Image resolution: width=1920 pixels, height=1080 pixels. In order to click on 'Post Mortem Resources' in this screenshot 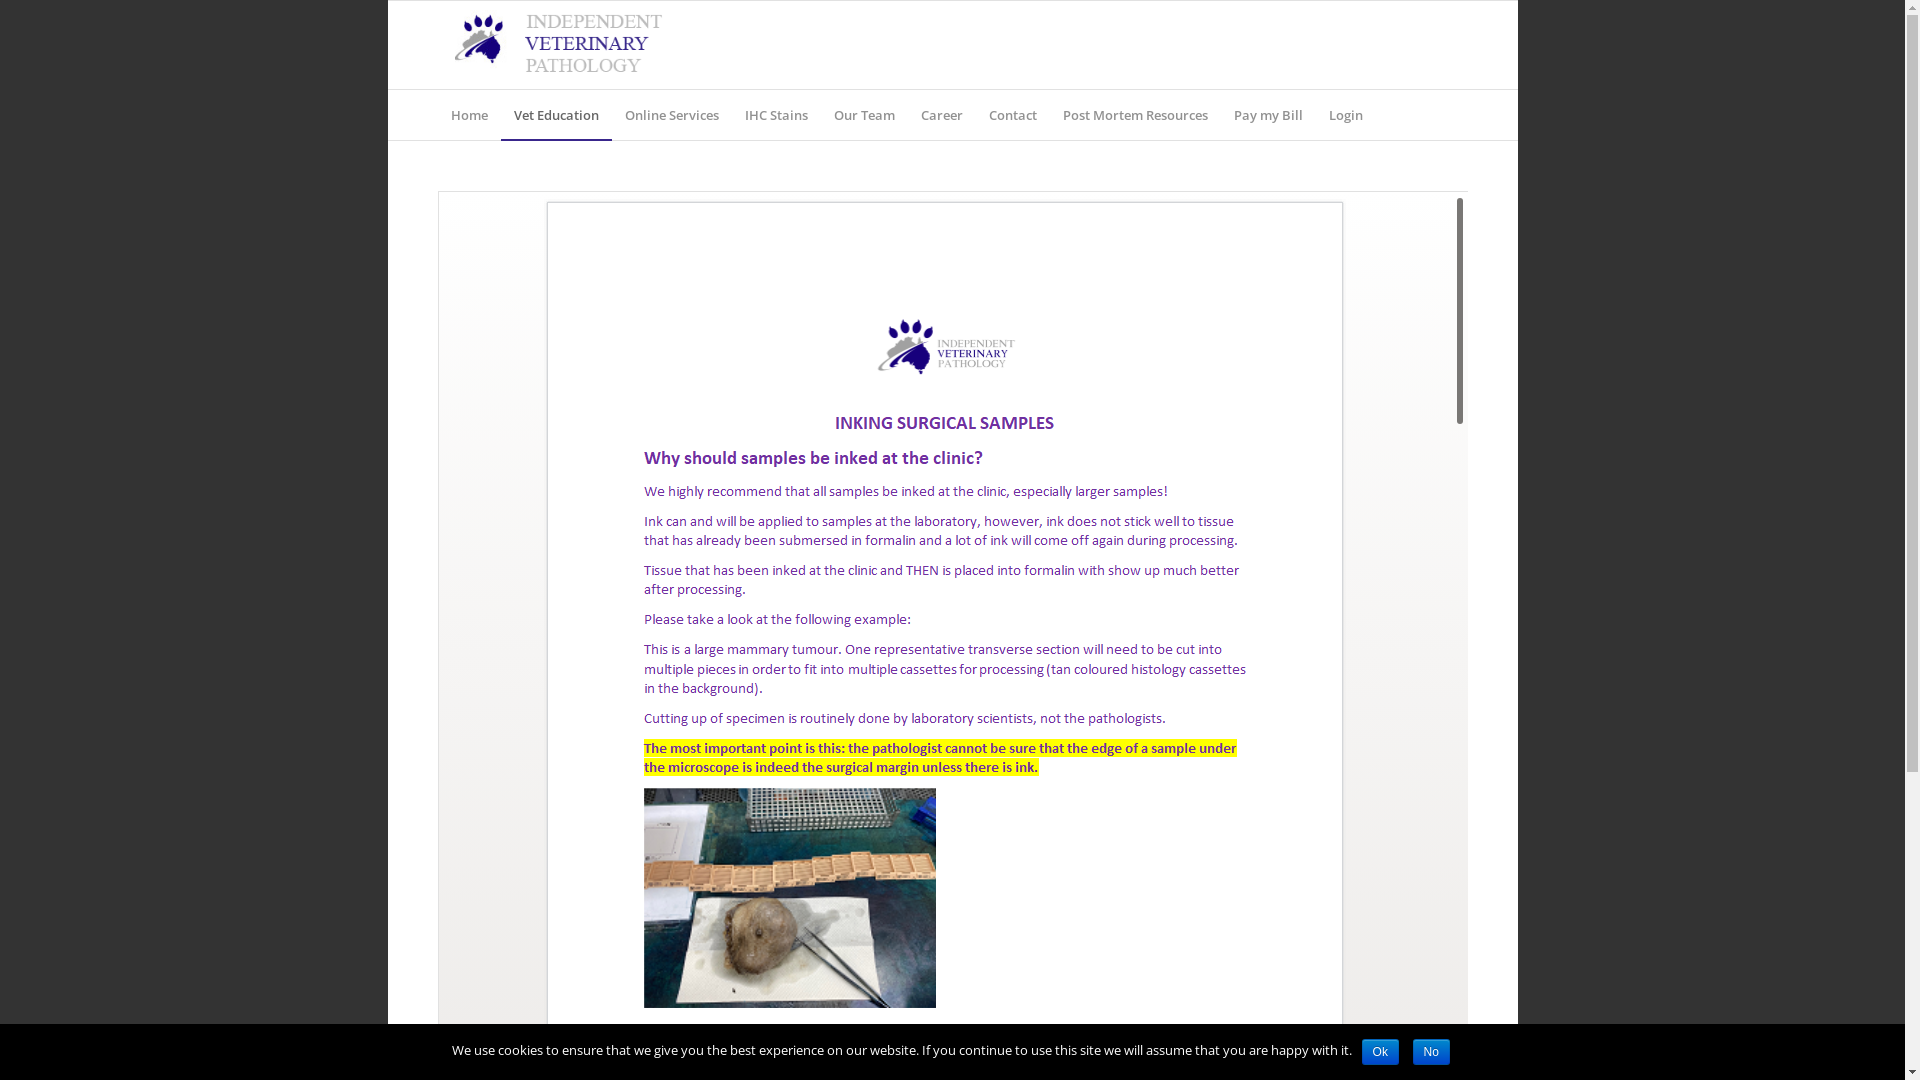, I will do `click(1135, 115)`.